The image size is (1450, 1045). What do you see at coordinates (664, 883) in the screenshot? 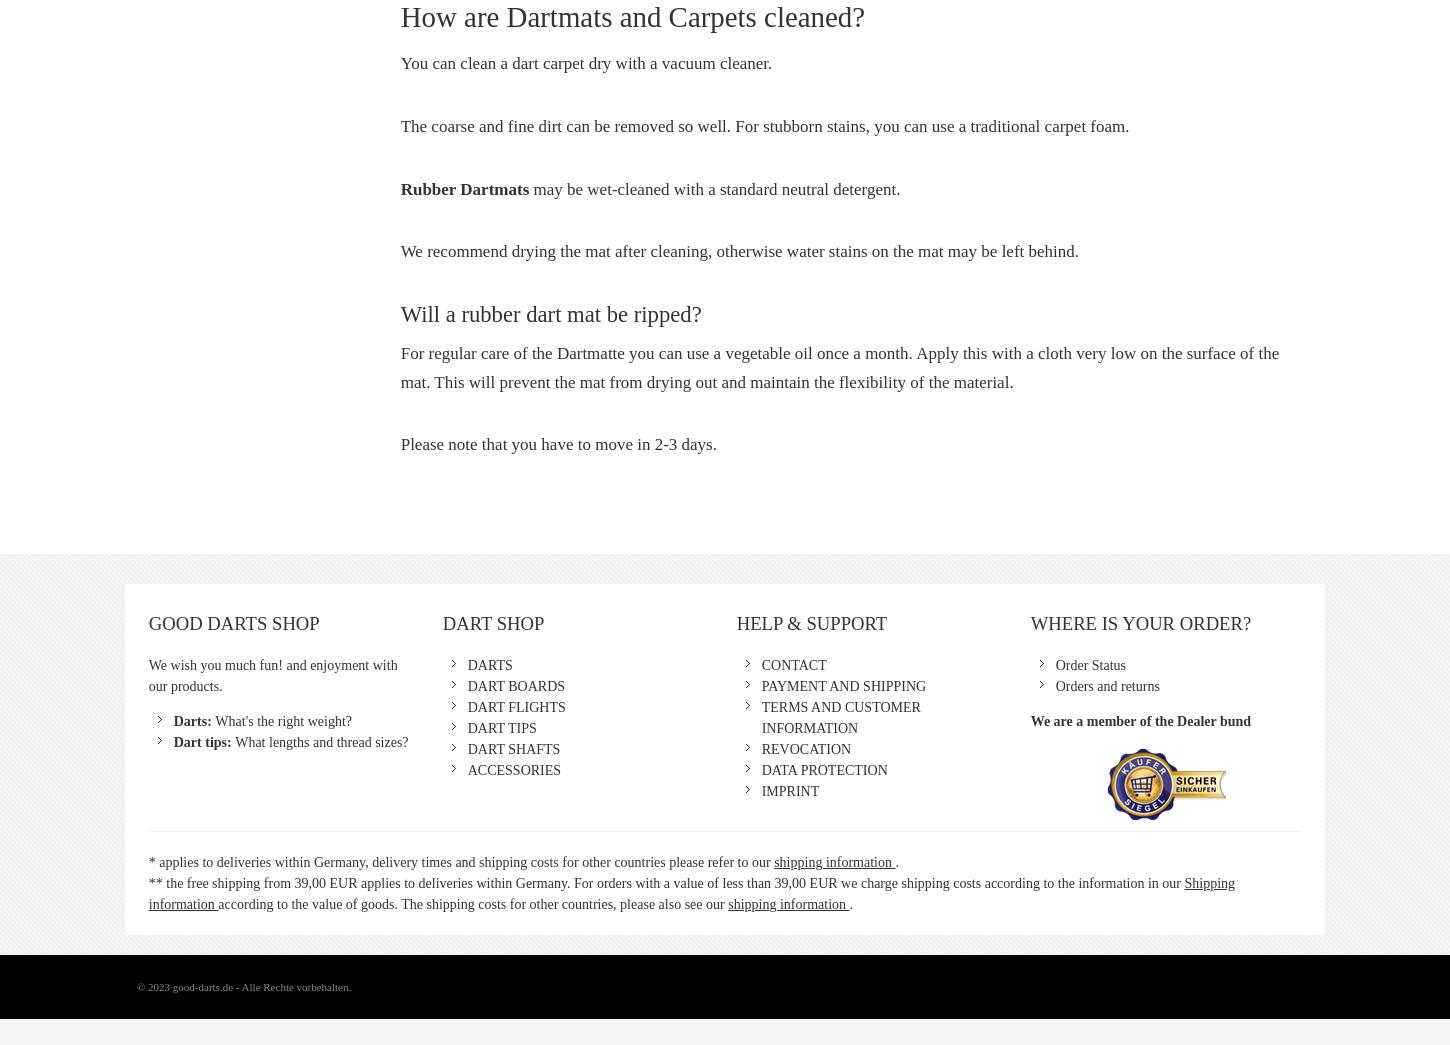
I see `'** the free shipping from 39,00 EUR applies to deliveries within Germany. For orders with a value of less than 39,00 EUR we charge shipping costs according to the information in our'` at bounding box center [664, 883].